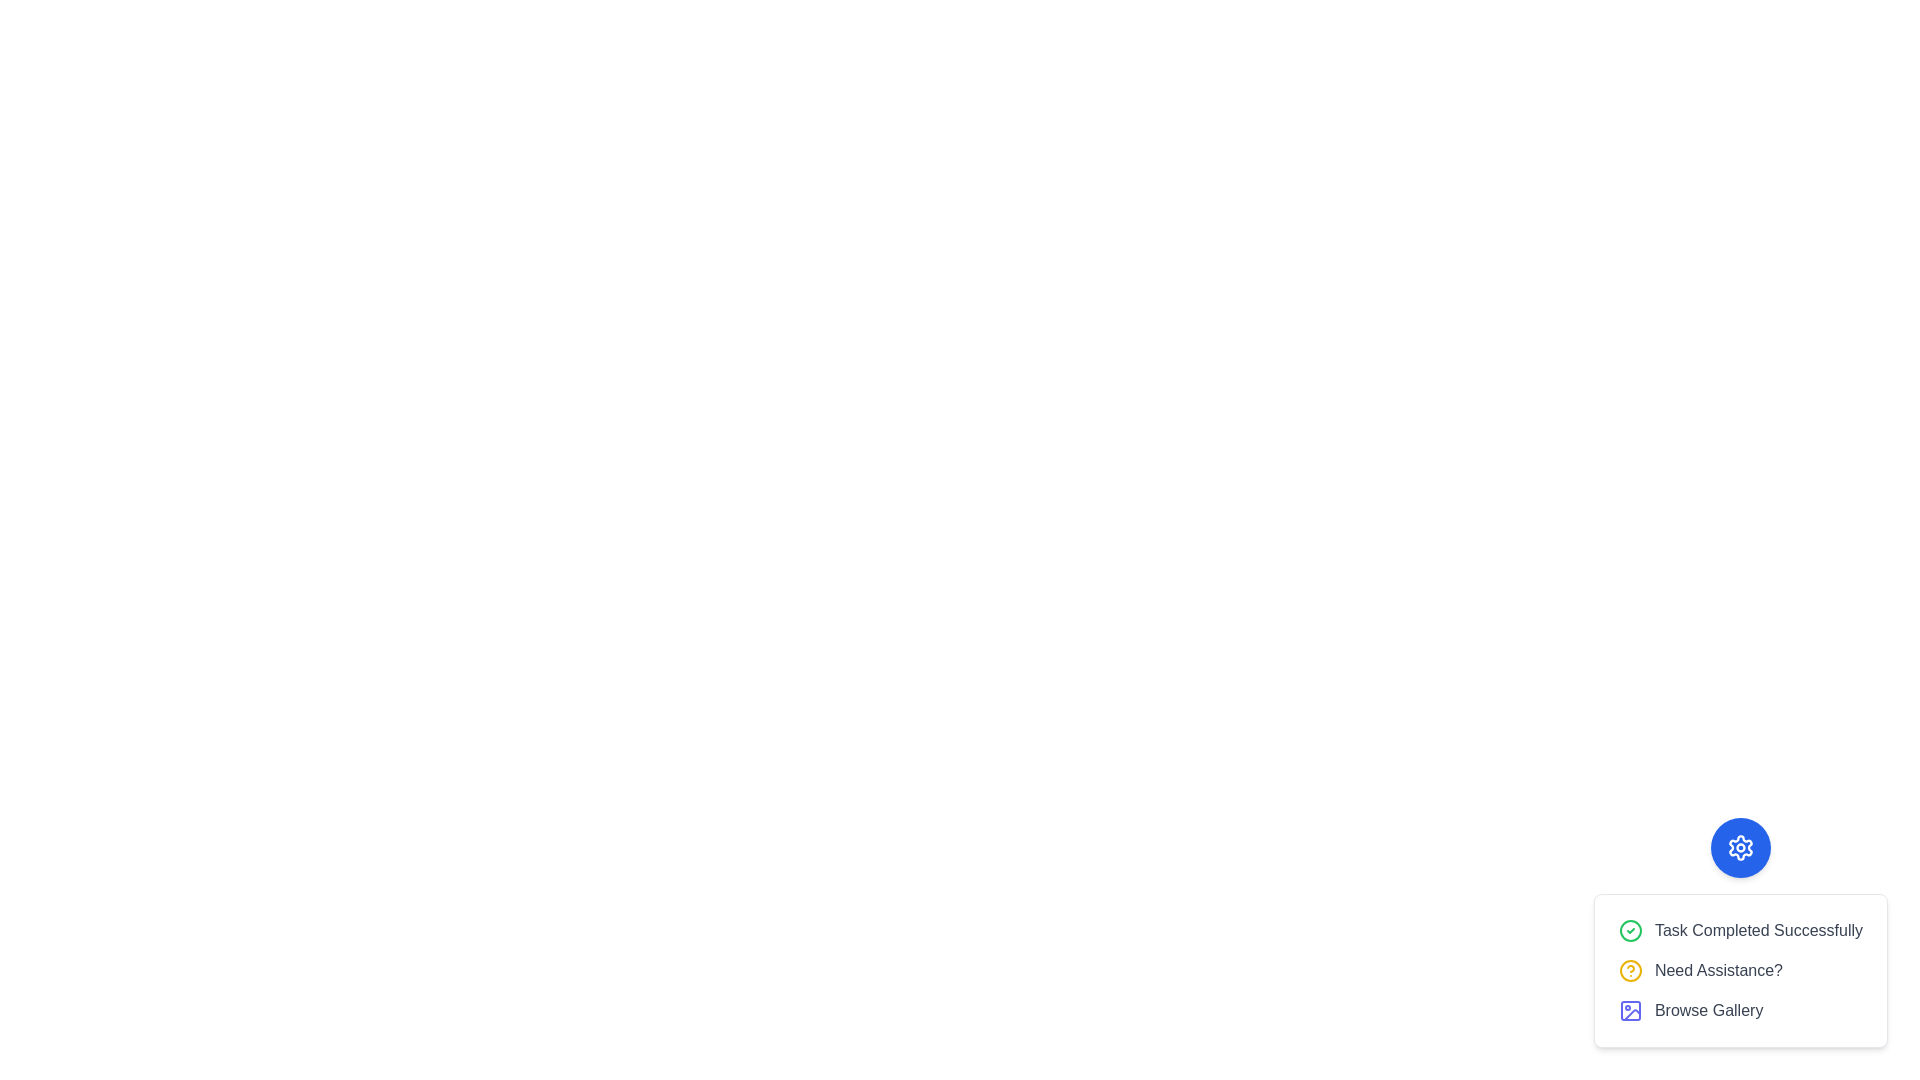  What do you see at coordinates (1630, 930) in the screenshot?
I see `the green circular icon with a checkmark that signifies a completed action, located to the left of the 'Task Completed Successfully' text` at bounding box center [1630, 930].